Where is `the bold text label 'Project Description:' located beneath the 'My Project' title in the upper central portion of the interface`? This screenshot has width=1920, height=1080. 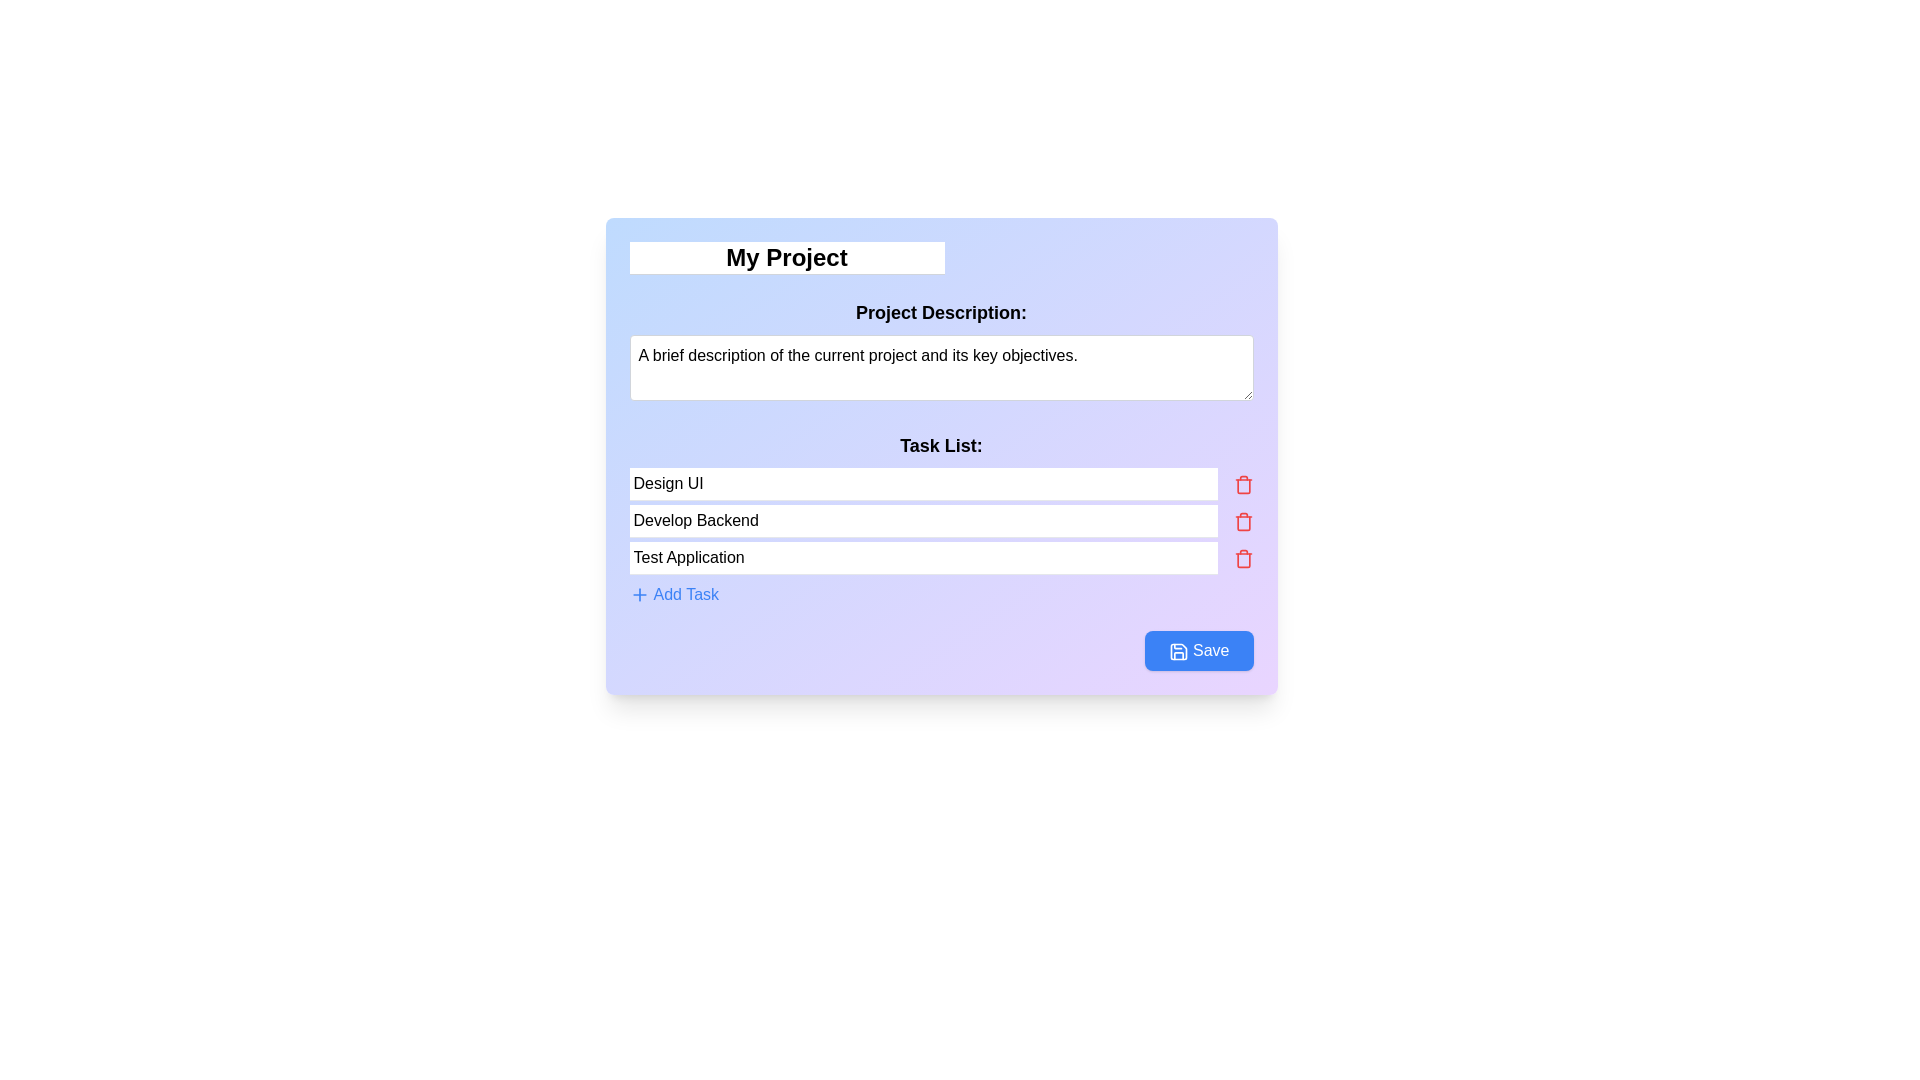
the bold text label 'Project Description:' located beneath the 'My Project' title in the upper central portion of the interface is located at coordinates (940, 312).